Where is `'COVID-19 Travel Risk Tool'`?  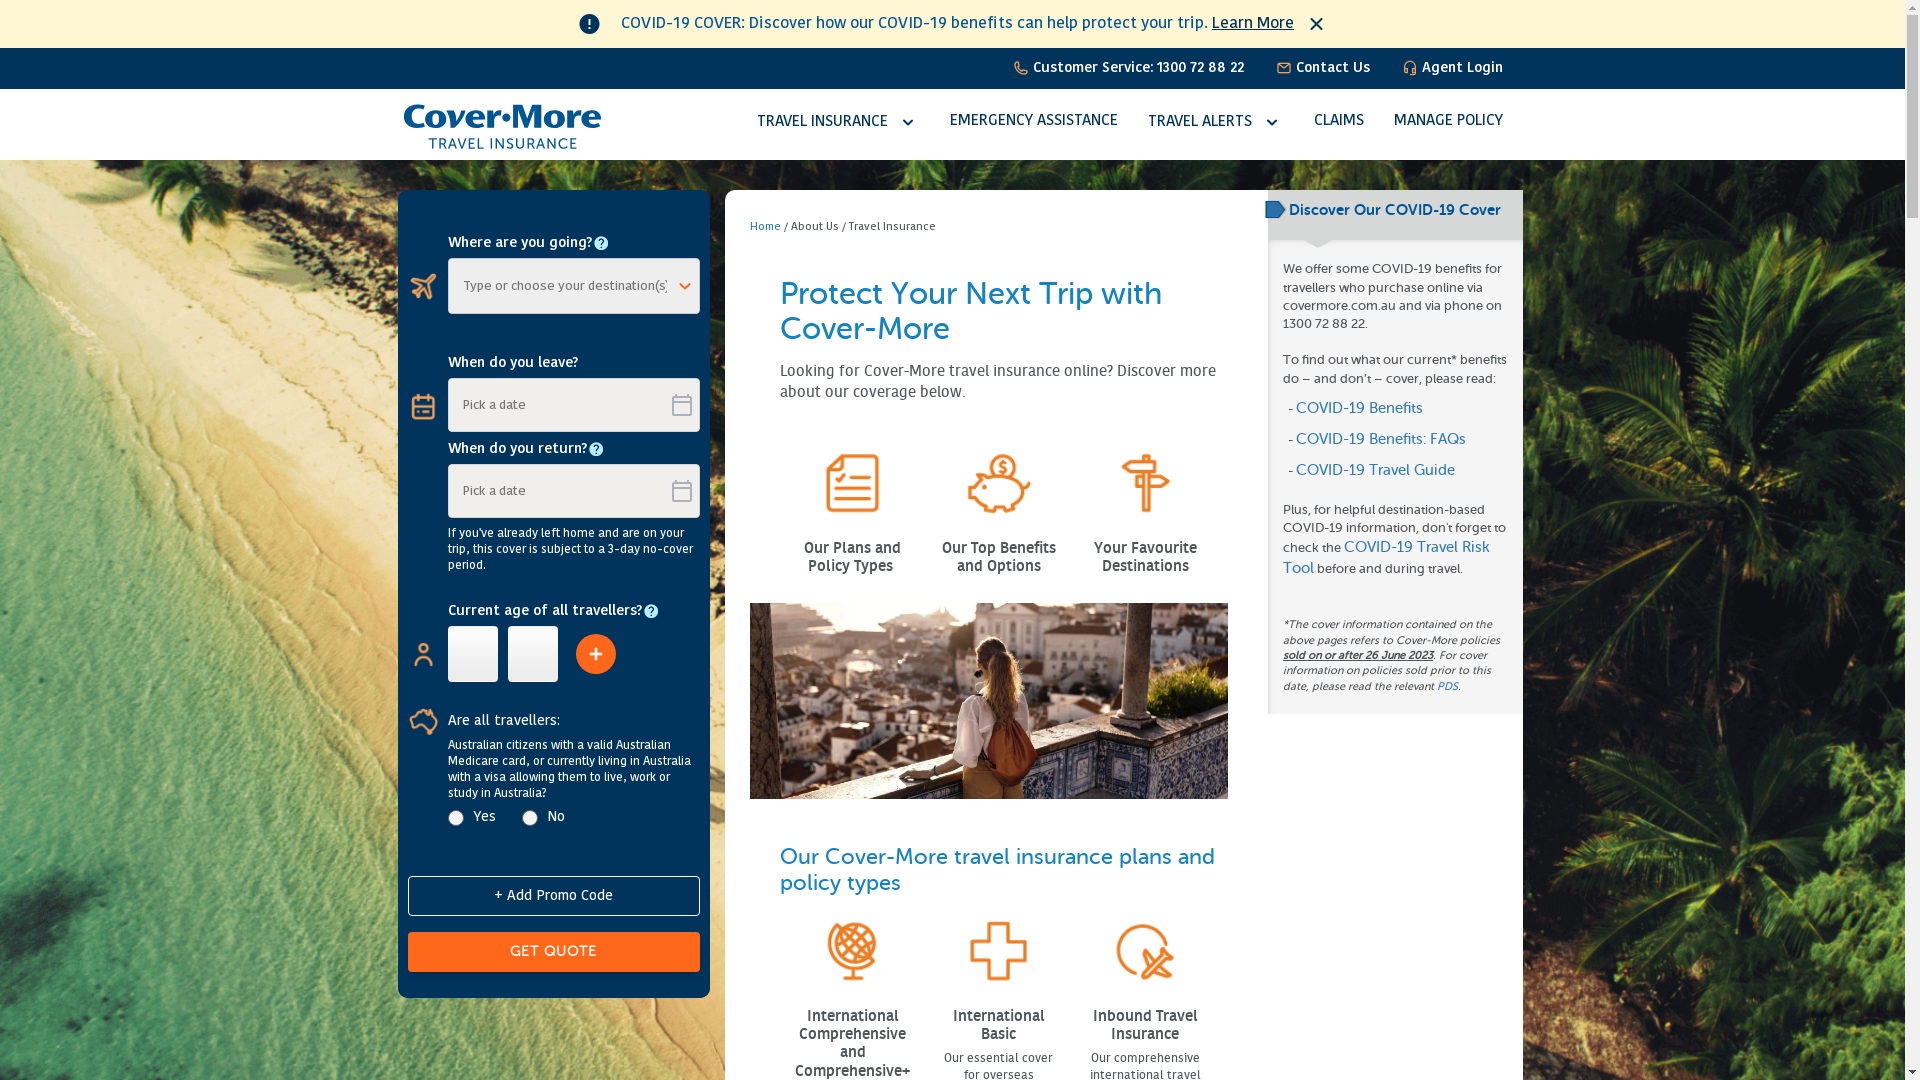
'COVID-19 Travel Risk Tool' is located at coordinates (1385, 558).